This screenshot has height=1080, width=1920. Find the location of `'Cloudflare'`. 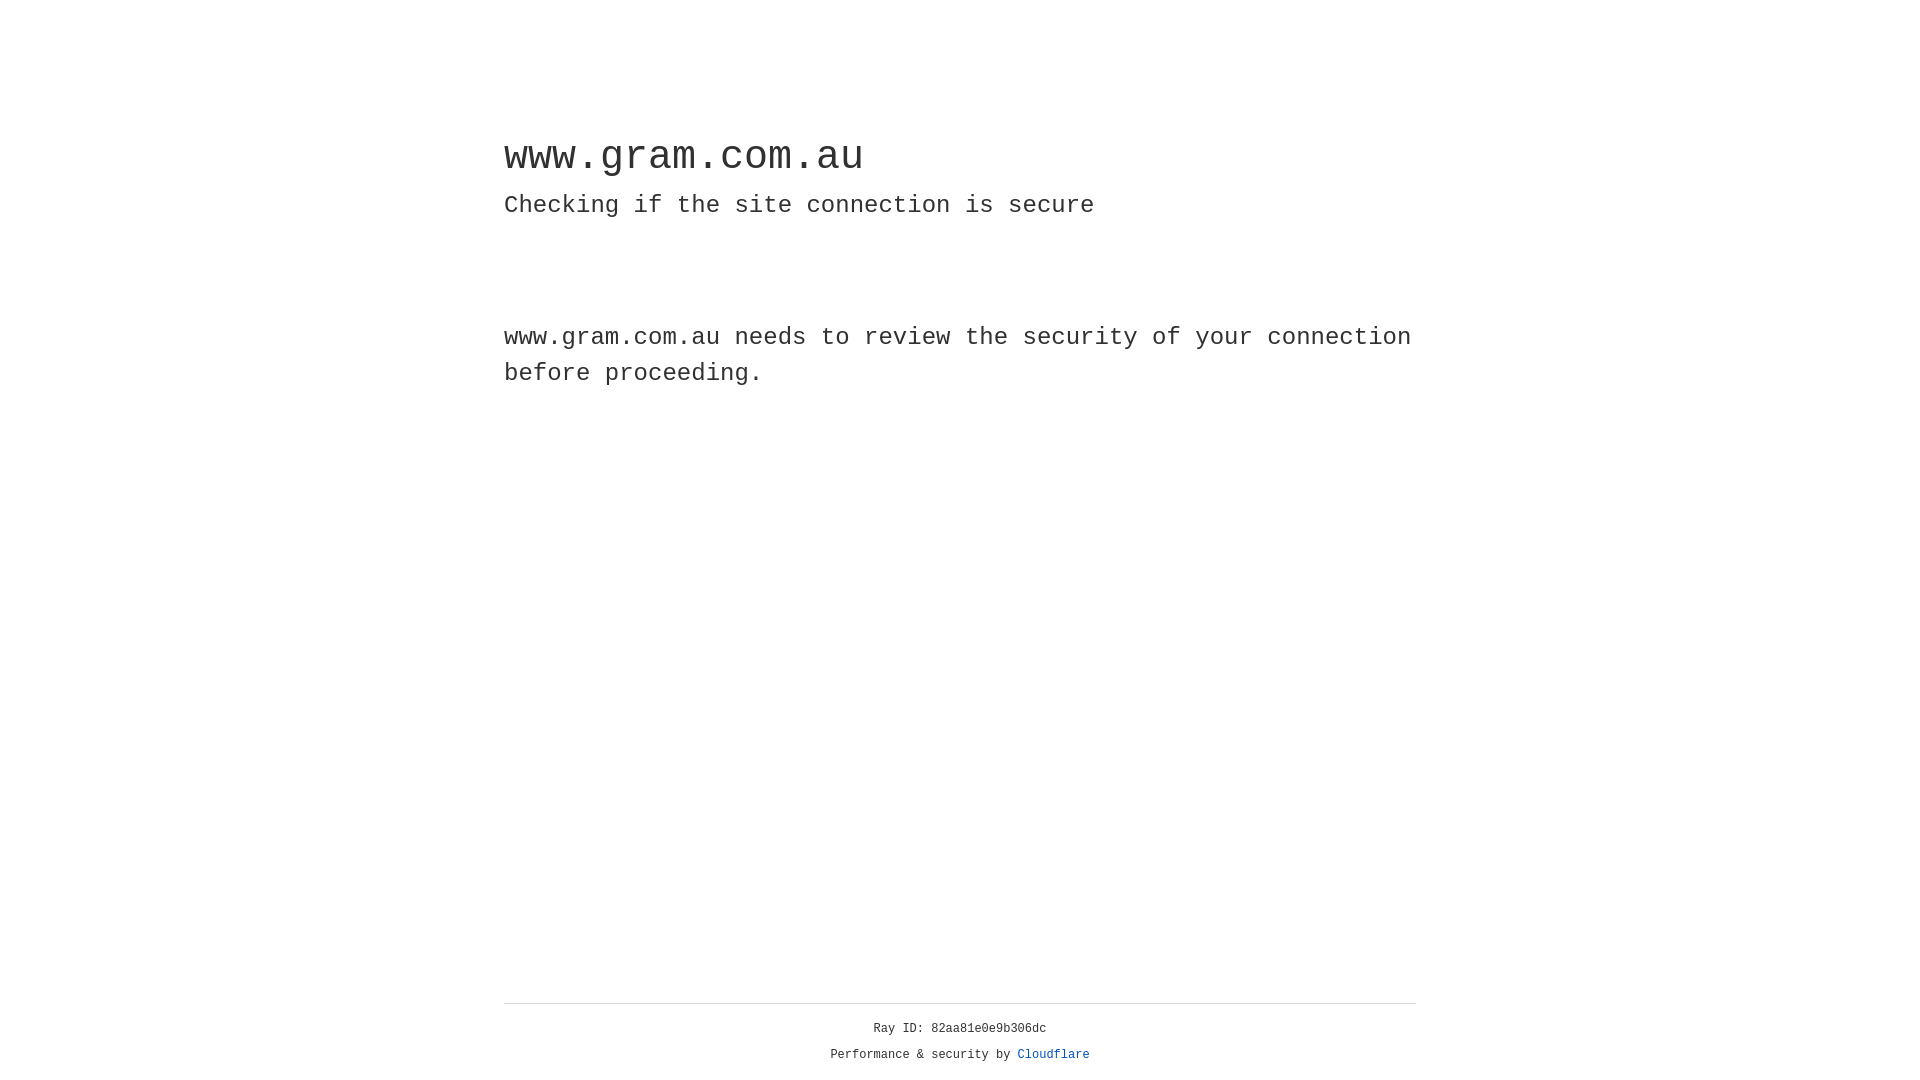

'Cloudflare' is located at coordinates (1053, 1054).